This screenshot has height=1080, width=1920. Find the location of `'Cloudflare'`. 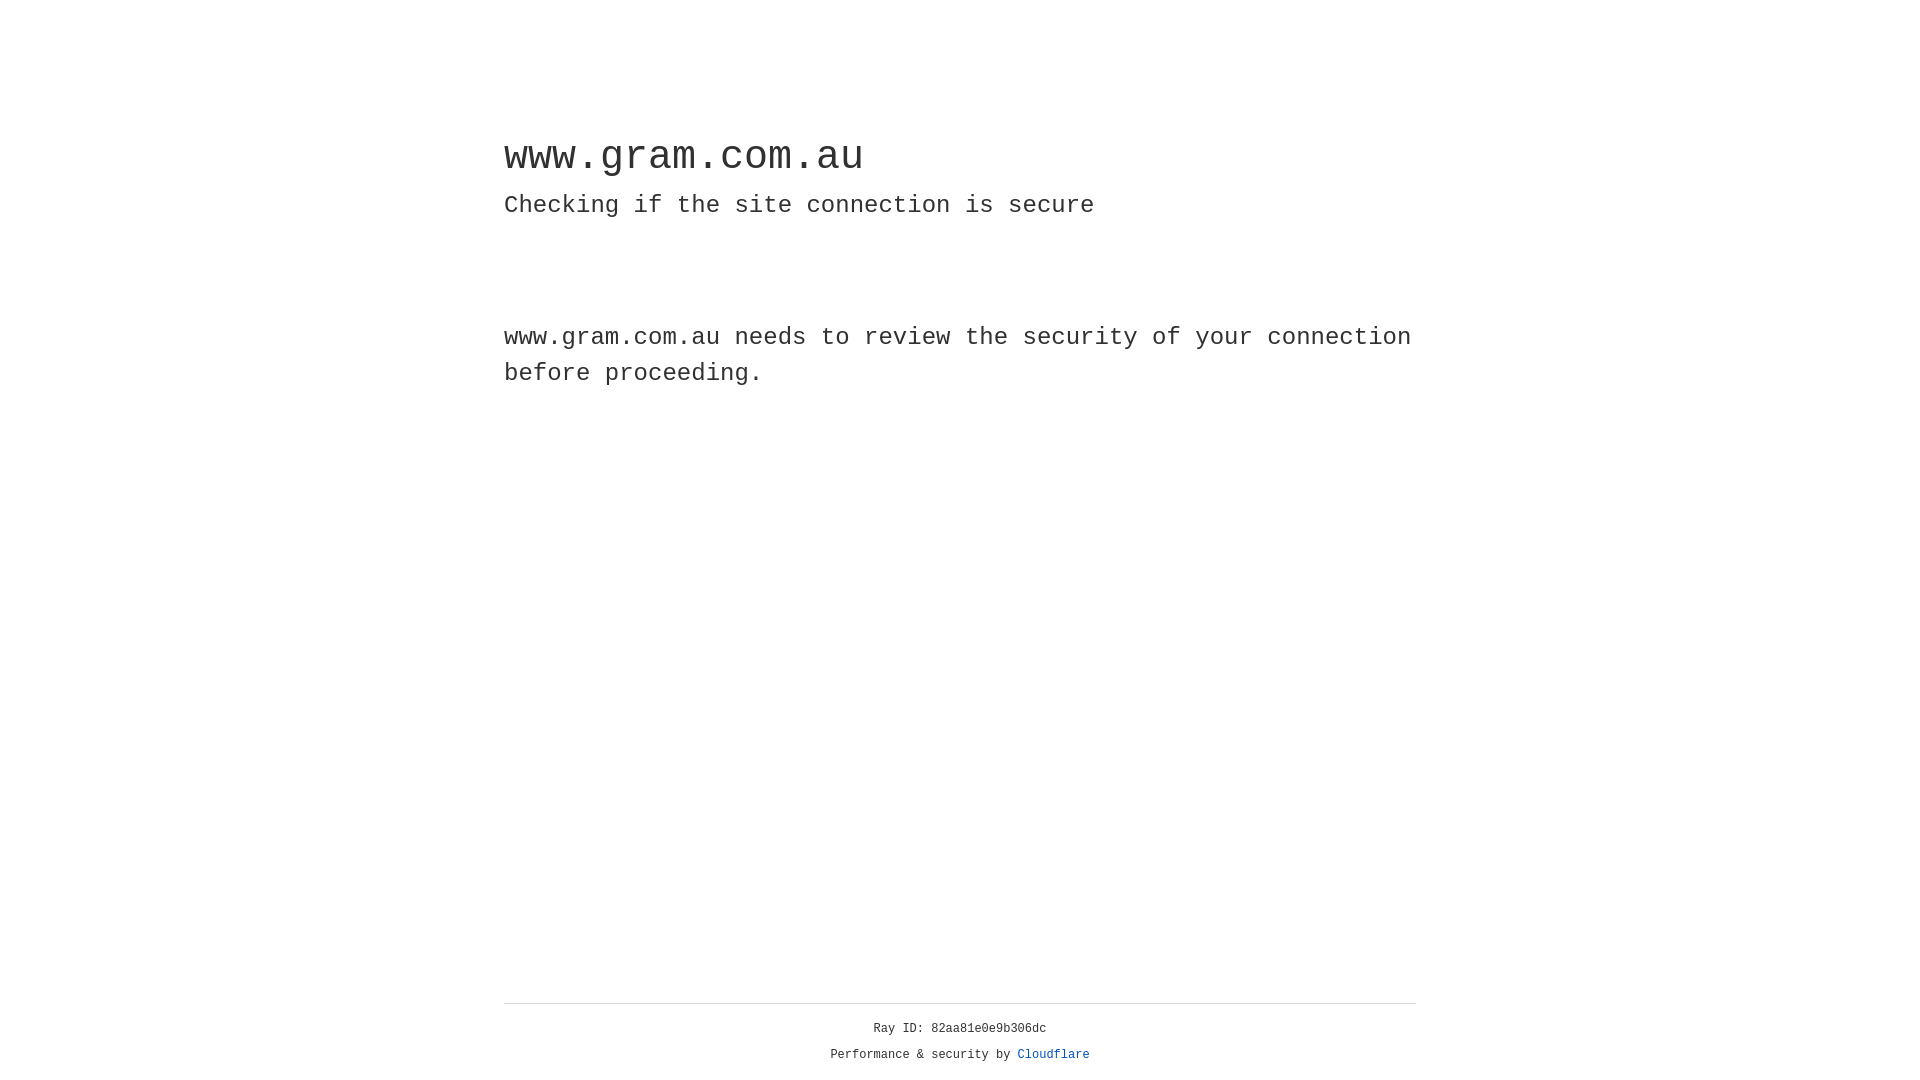

'Cloudflare' is located at coordinates (1053, 1054).